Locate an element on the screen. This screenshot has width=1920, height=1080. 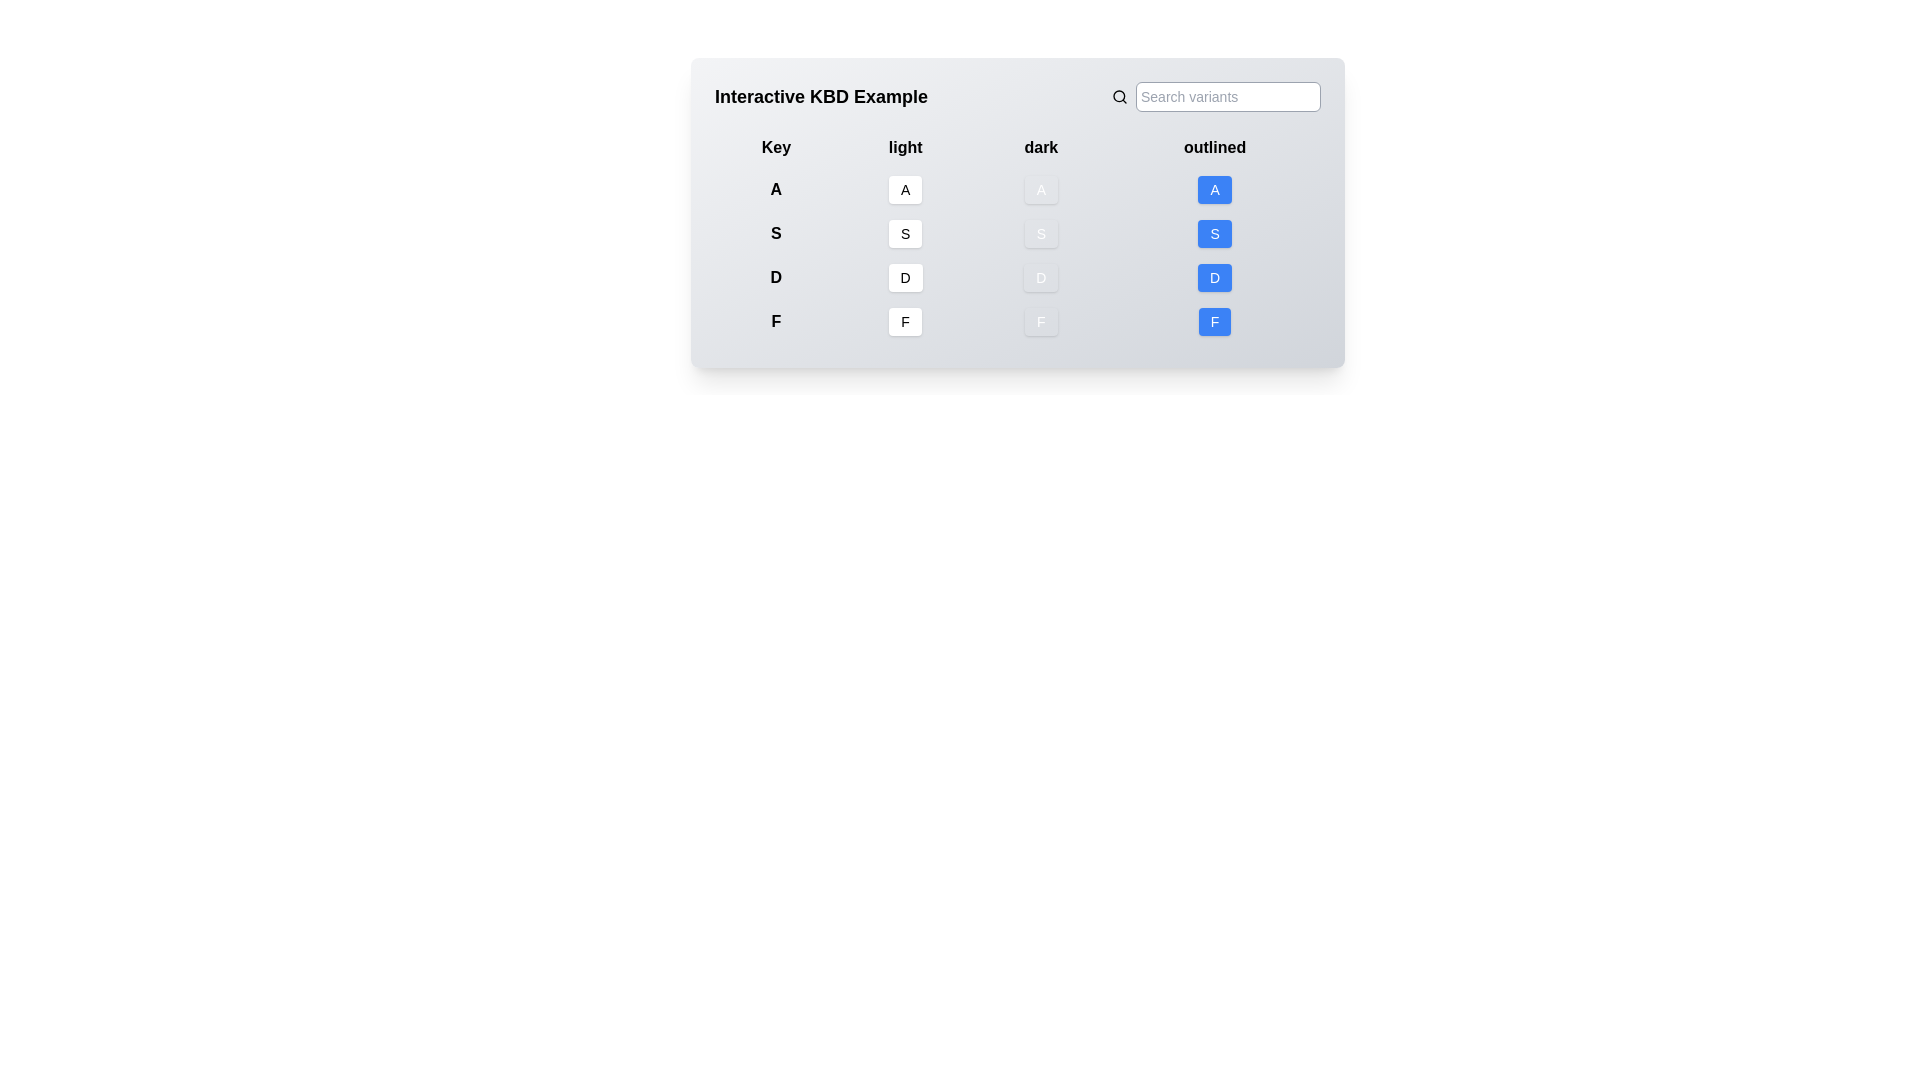
the 'A' key button in the outlined column of the interactive keyboard layout, located in the first row is located at coordinates (1214, 189).